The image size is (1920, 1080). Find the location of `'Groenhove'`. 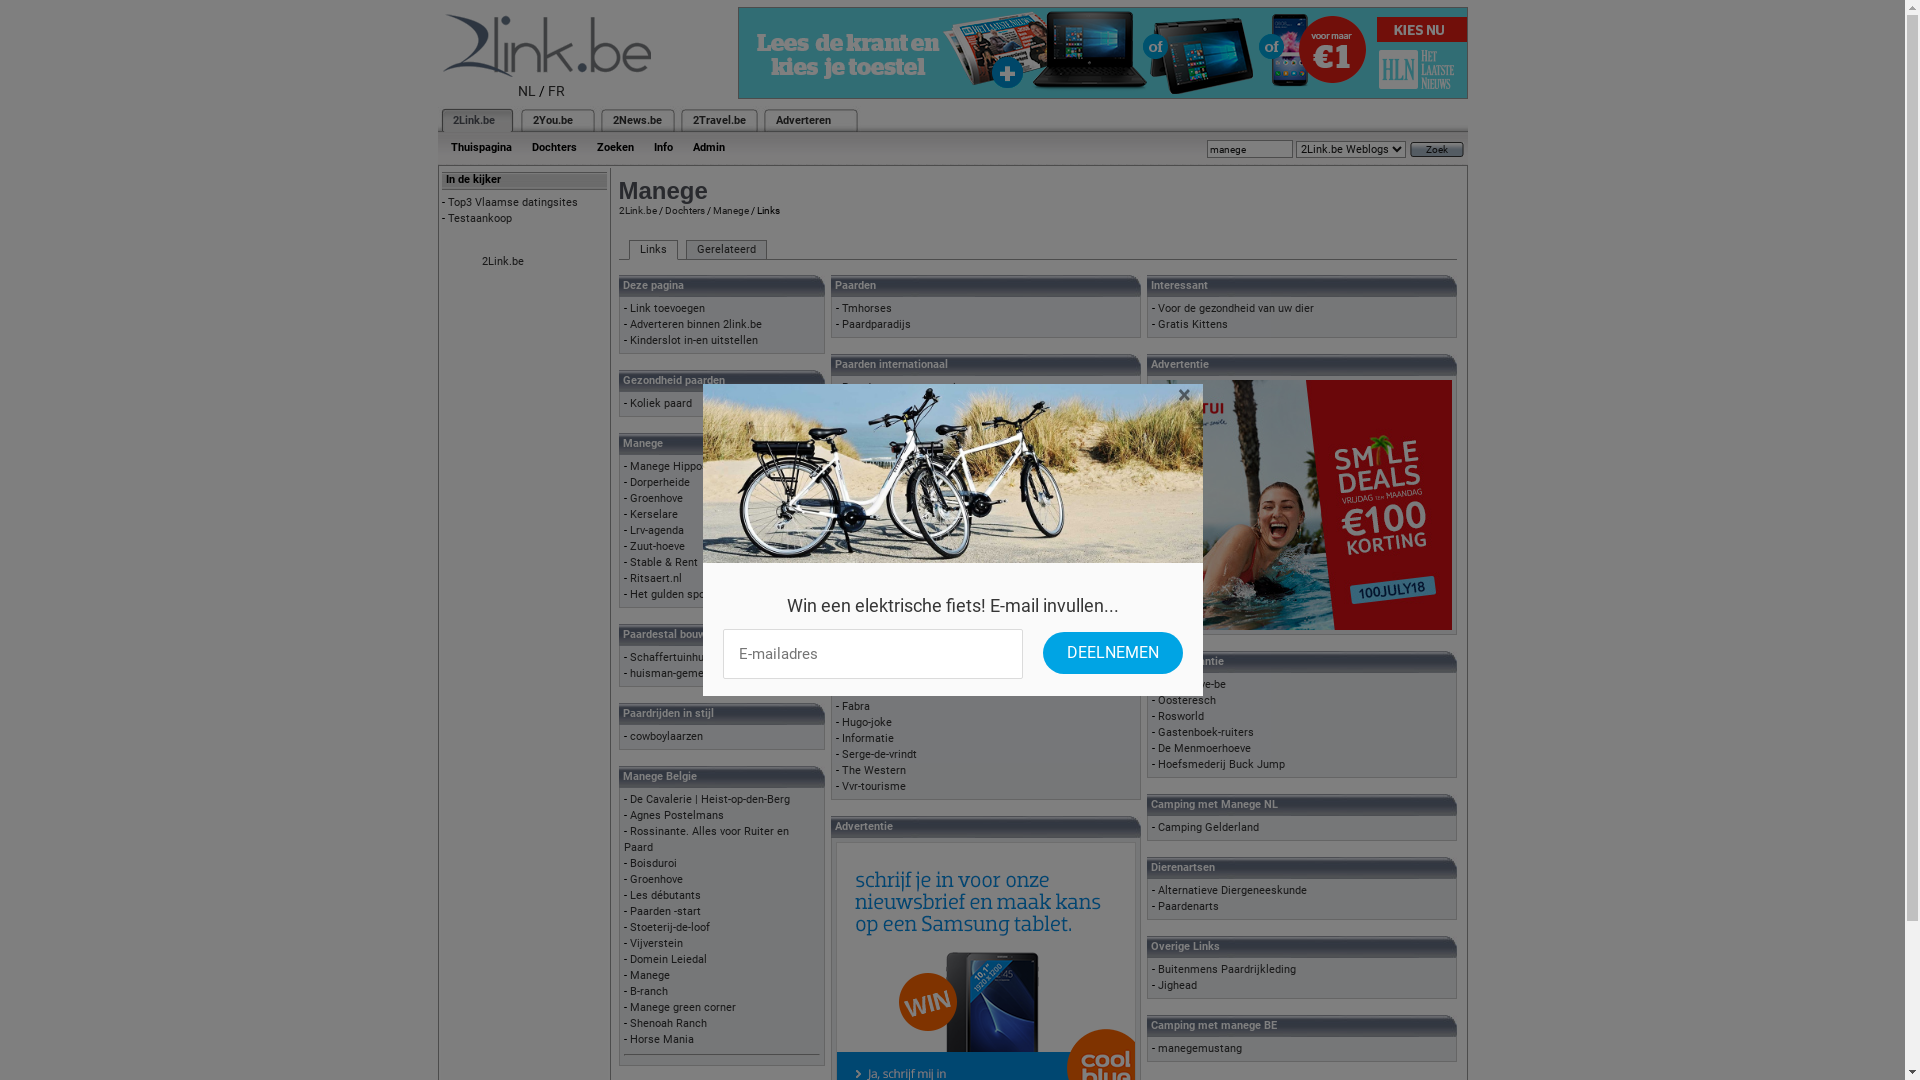

'Groenhove' is located at coordinates (628, 497).